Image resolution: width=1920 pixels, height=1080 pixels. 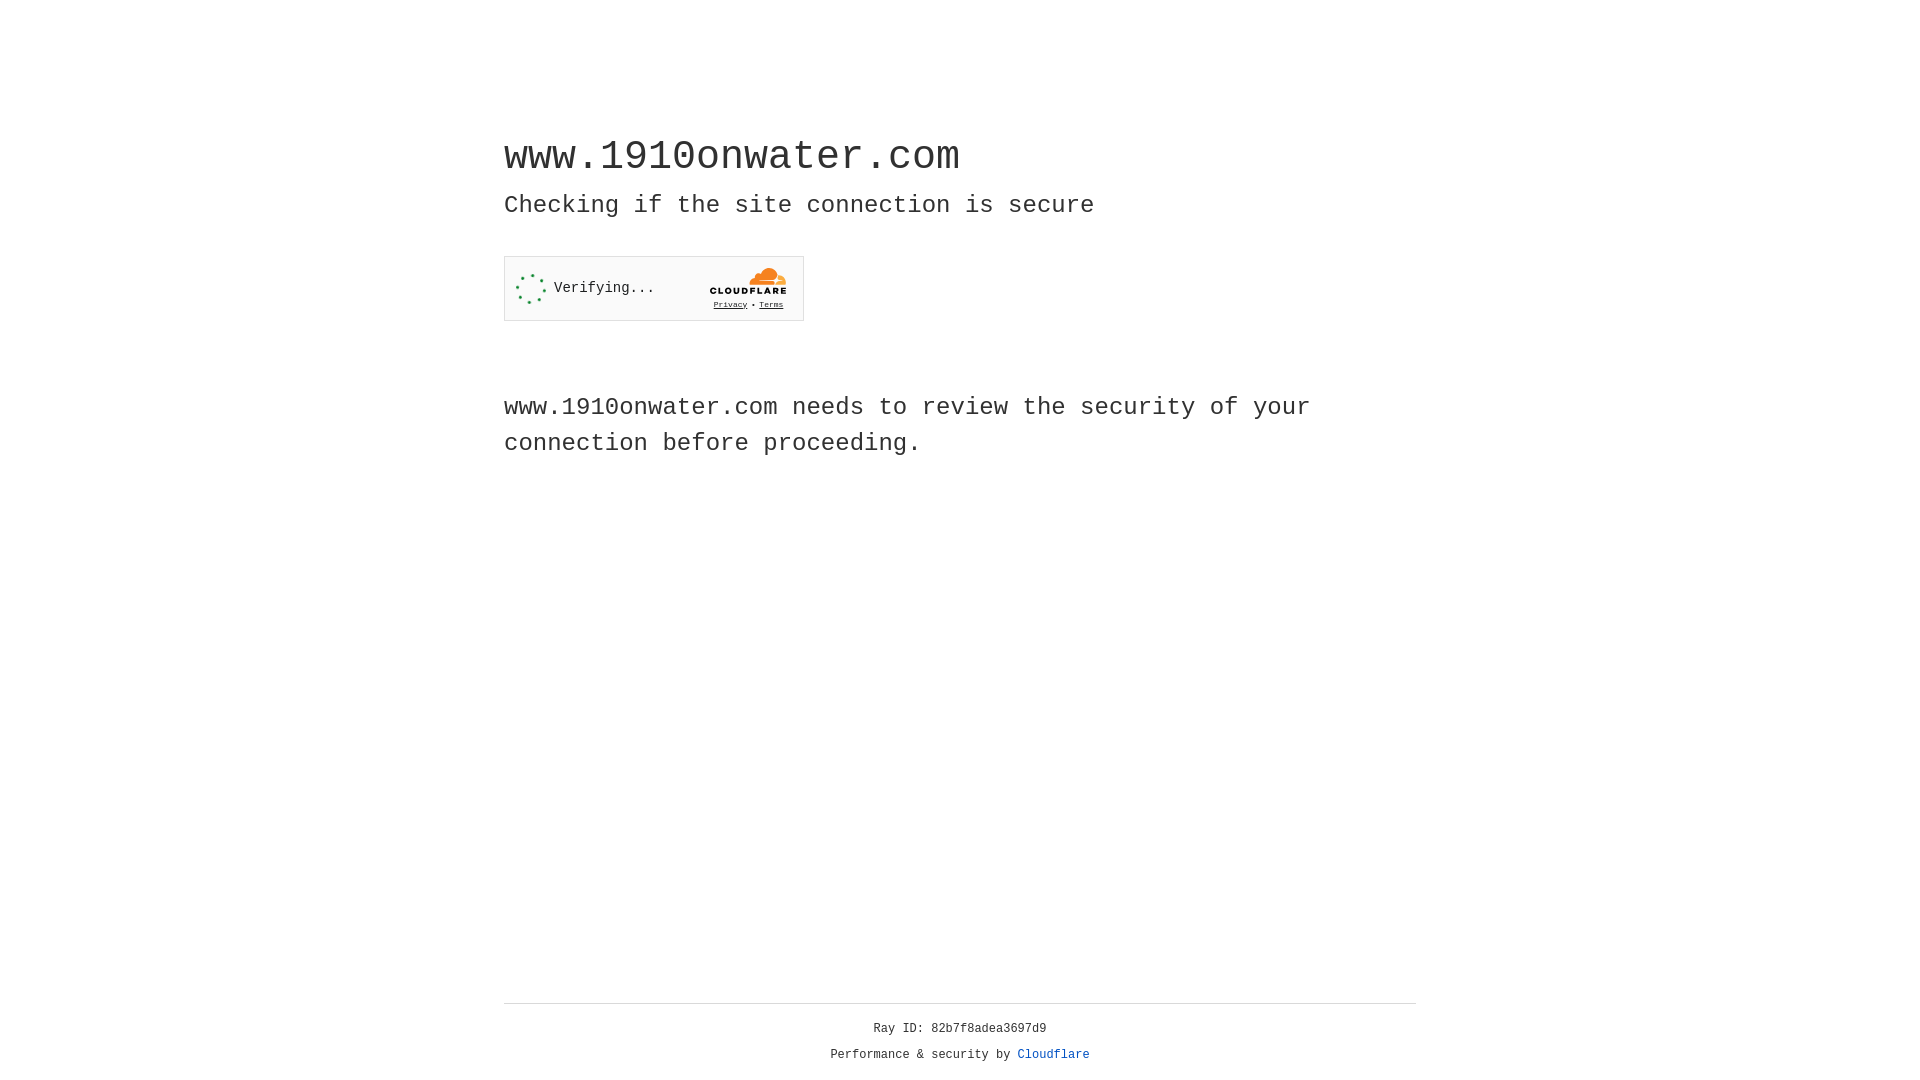 What do you see at coordinates (1053, 1054) in the screenshot?
I see `'Cloudflare'` at bounding box center [1053, 1054].